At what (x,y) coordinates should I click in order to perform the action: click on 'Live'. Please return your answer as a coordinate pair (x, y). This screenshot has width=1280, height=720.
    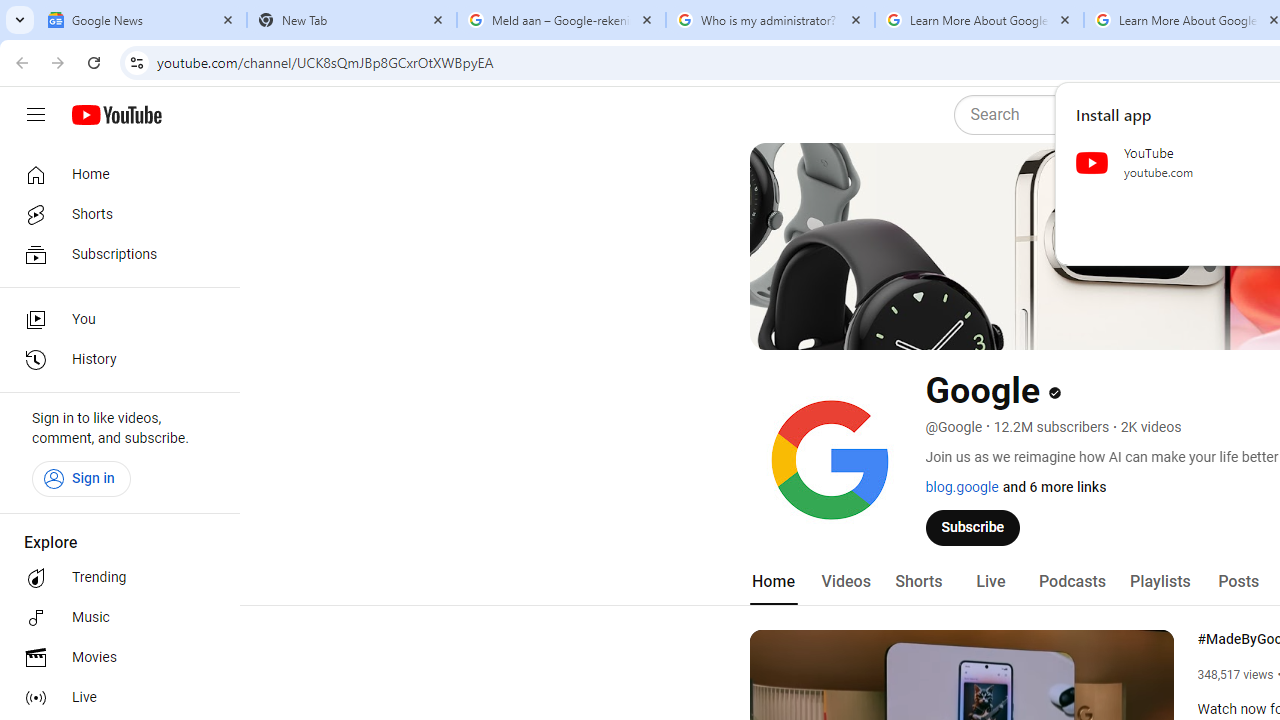
    Looking at the image, I should click on (112, 697).